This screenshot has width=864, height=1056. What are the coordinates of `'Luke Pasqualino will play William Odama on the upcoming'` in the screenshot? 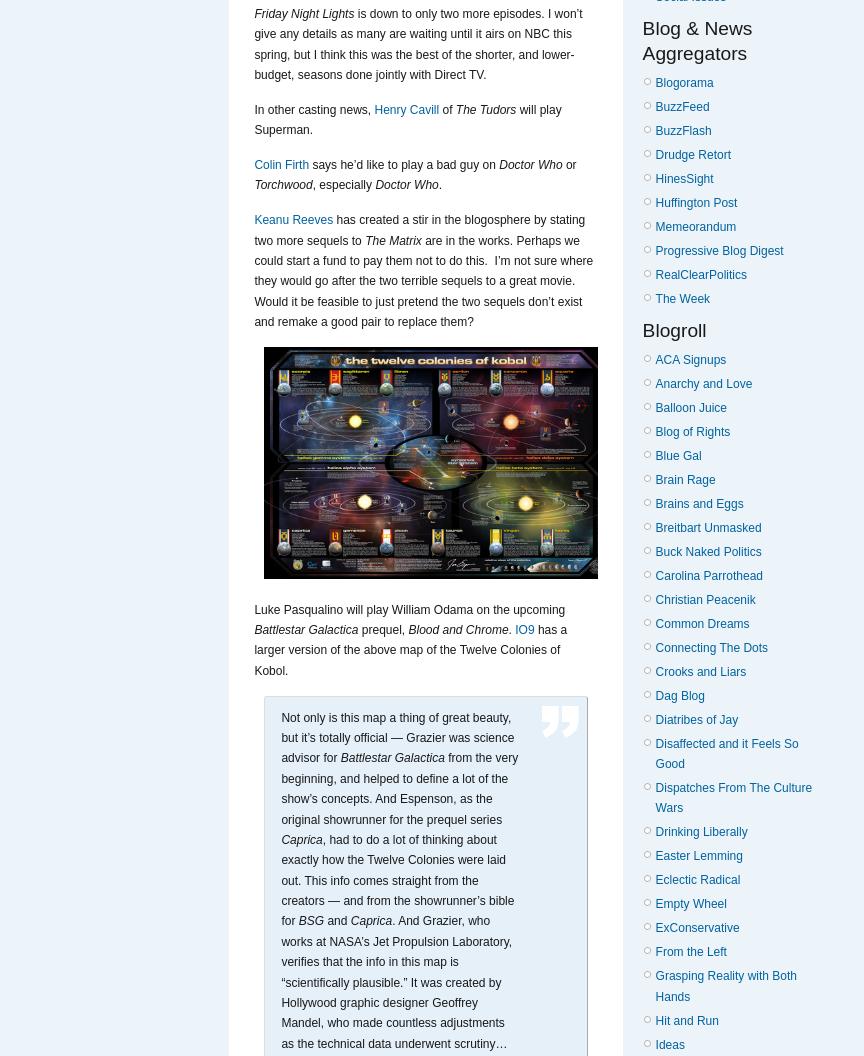 It's located at (254, 607).